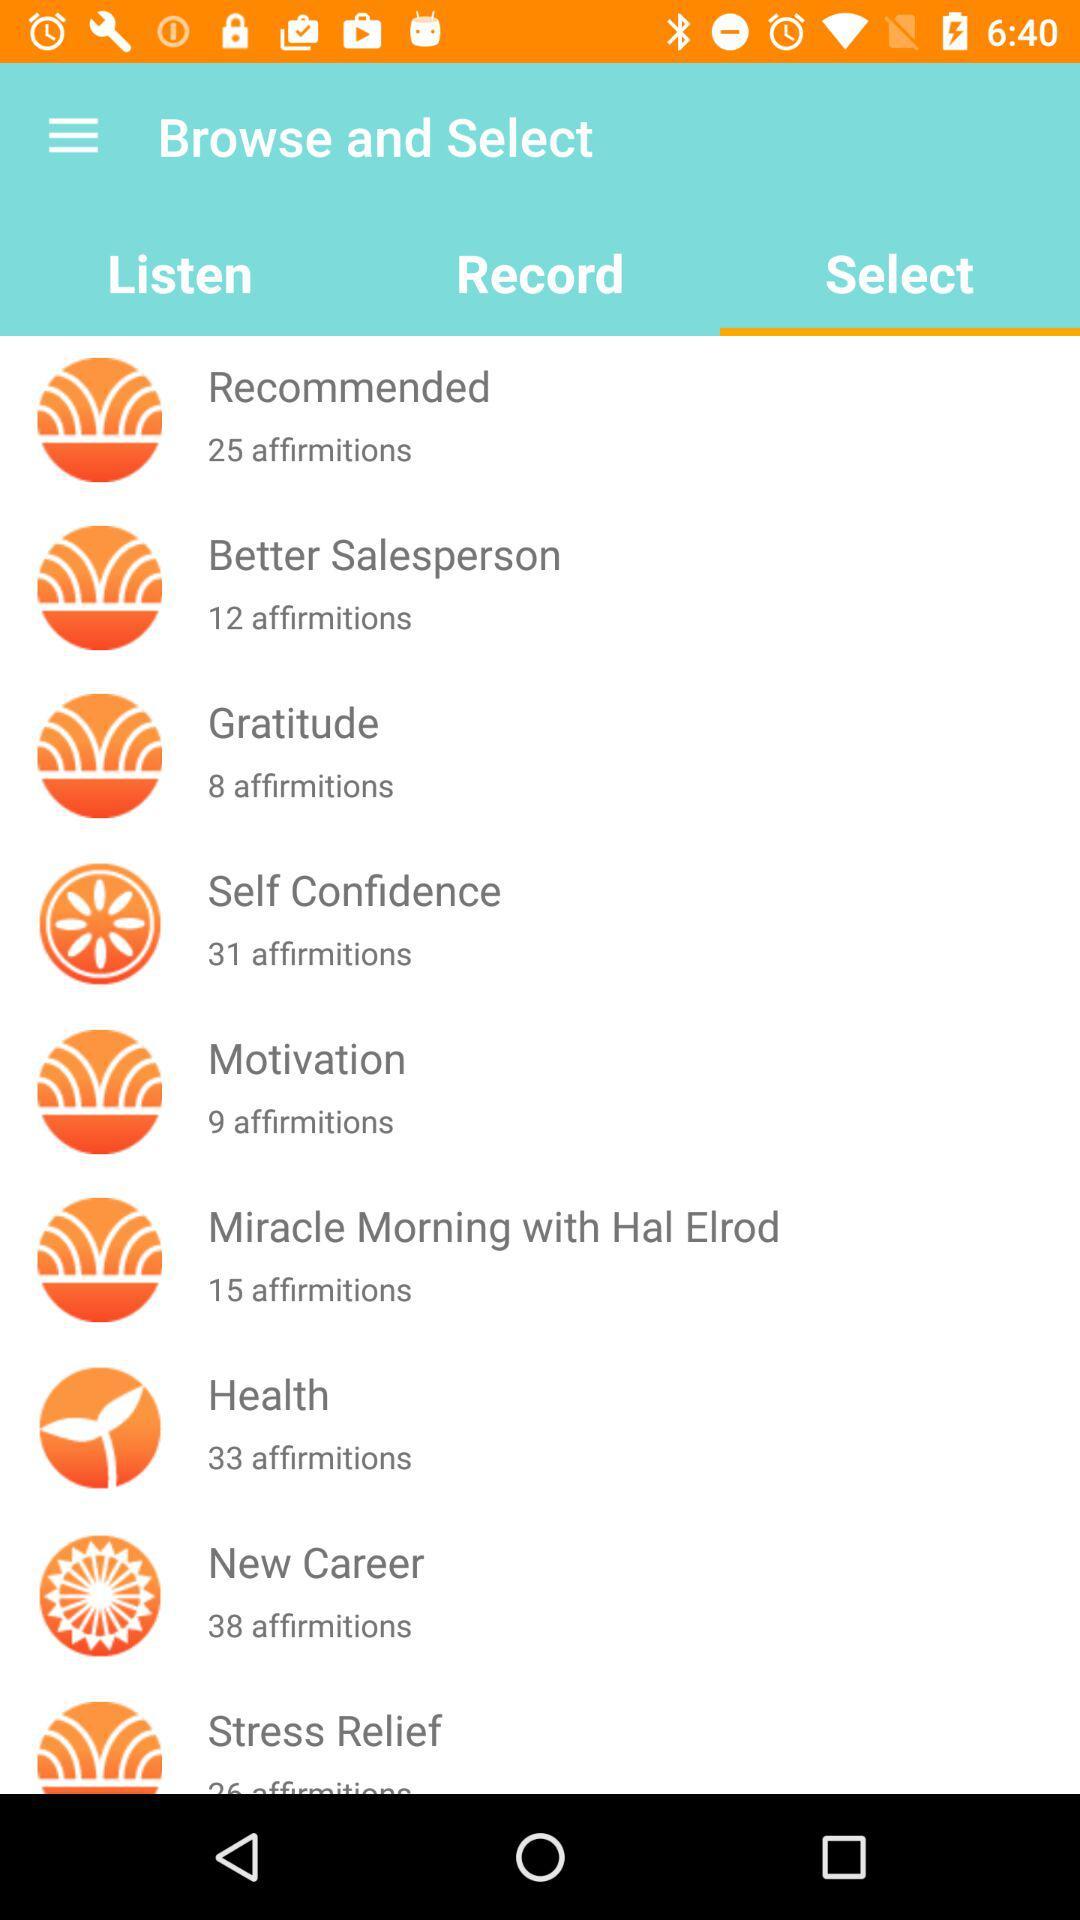 The width and height of the screenshot is (1080, 1920). Describe the element at coordinates (639, 385) in the screenshot. I see `the recommended icon` at that location.